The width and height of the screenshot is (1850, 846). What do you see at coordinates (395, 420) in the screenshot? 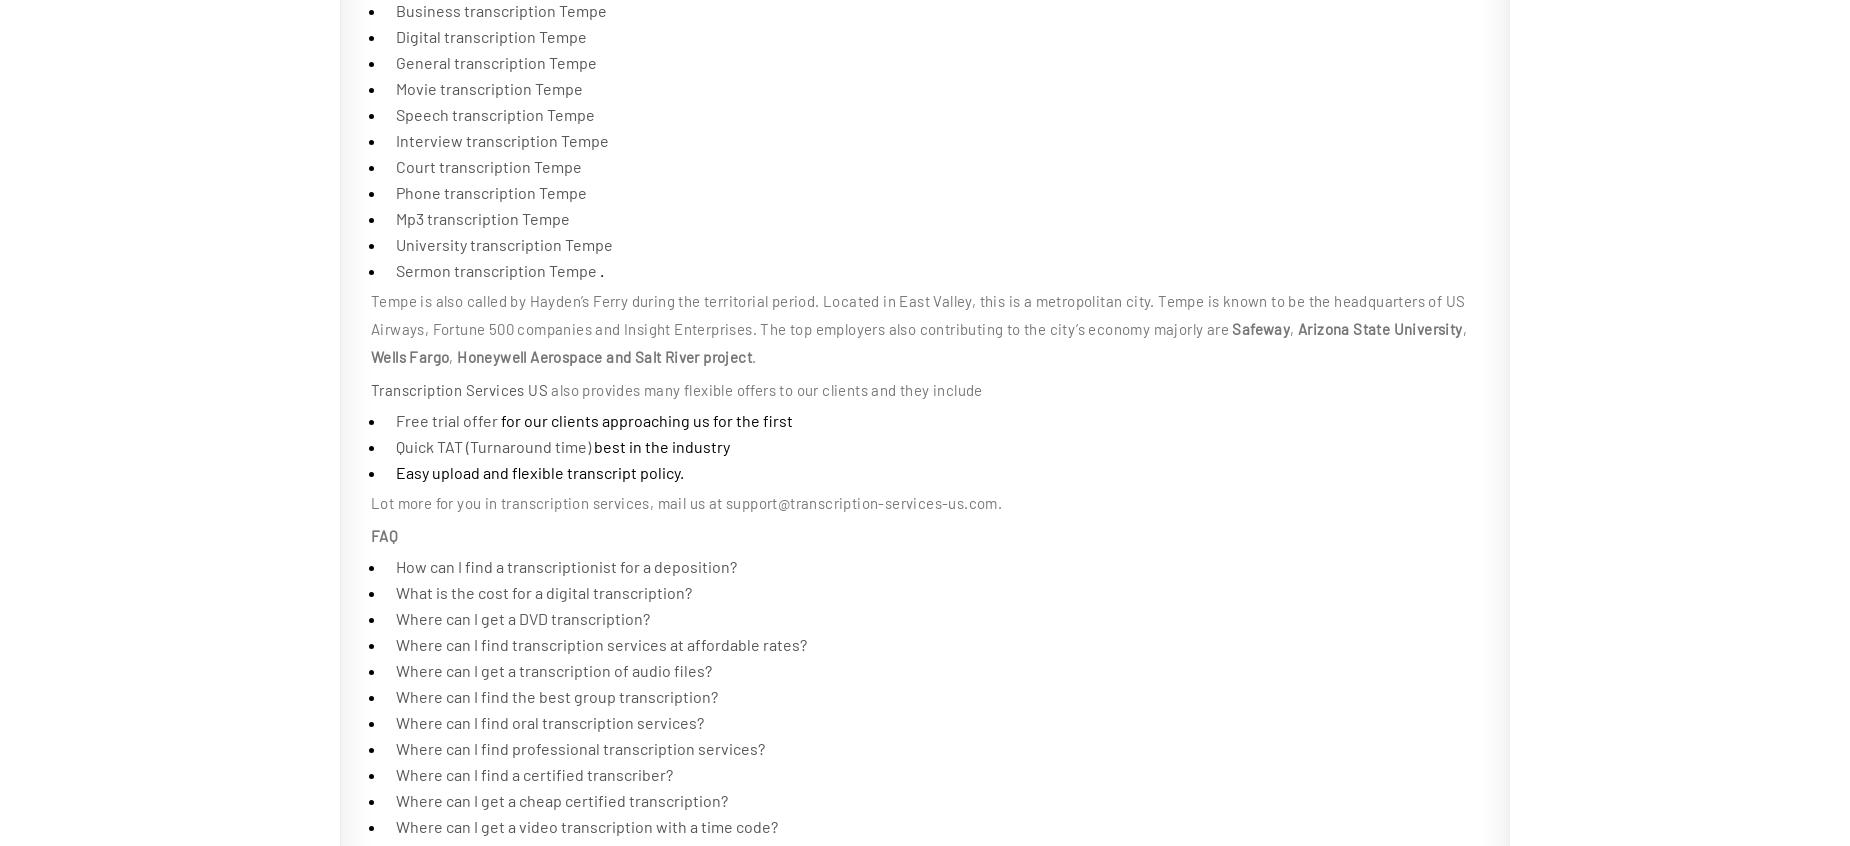
I see `'Free trial offer'` at bounding box center [395, 420].